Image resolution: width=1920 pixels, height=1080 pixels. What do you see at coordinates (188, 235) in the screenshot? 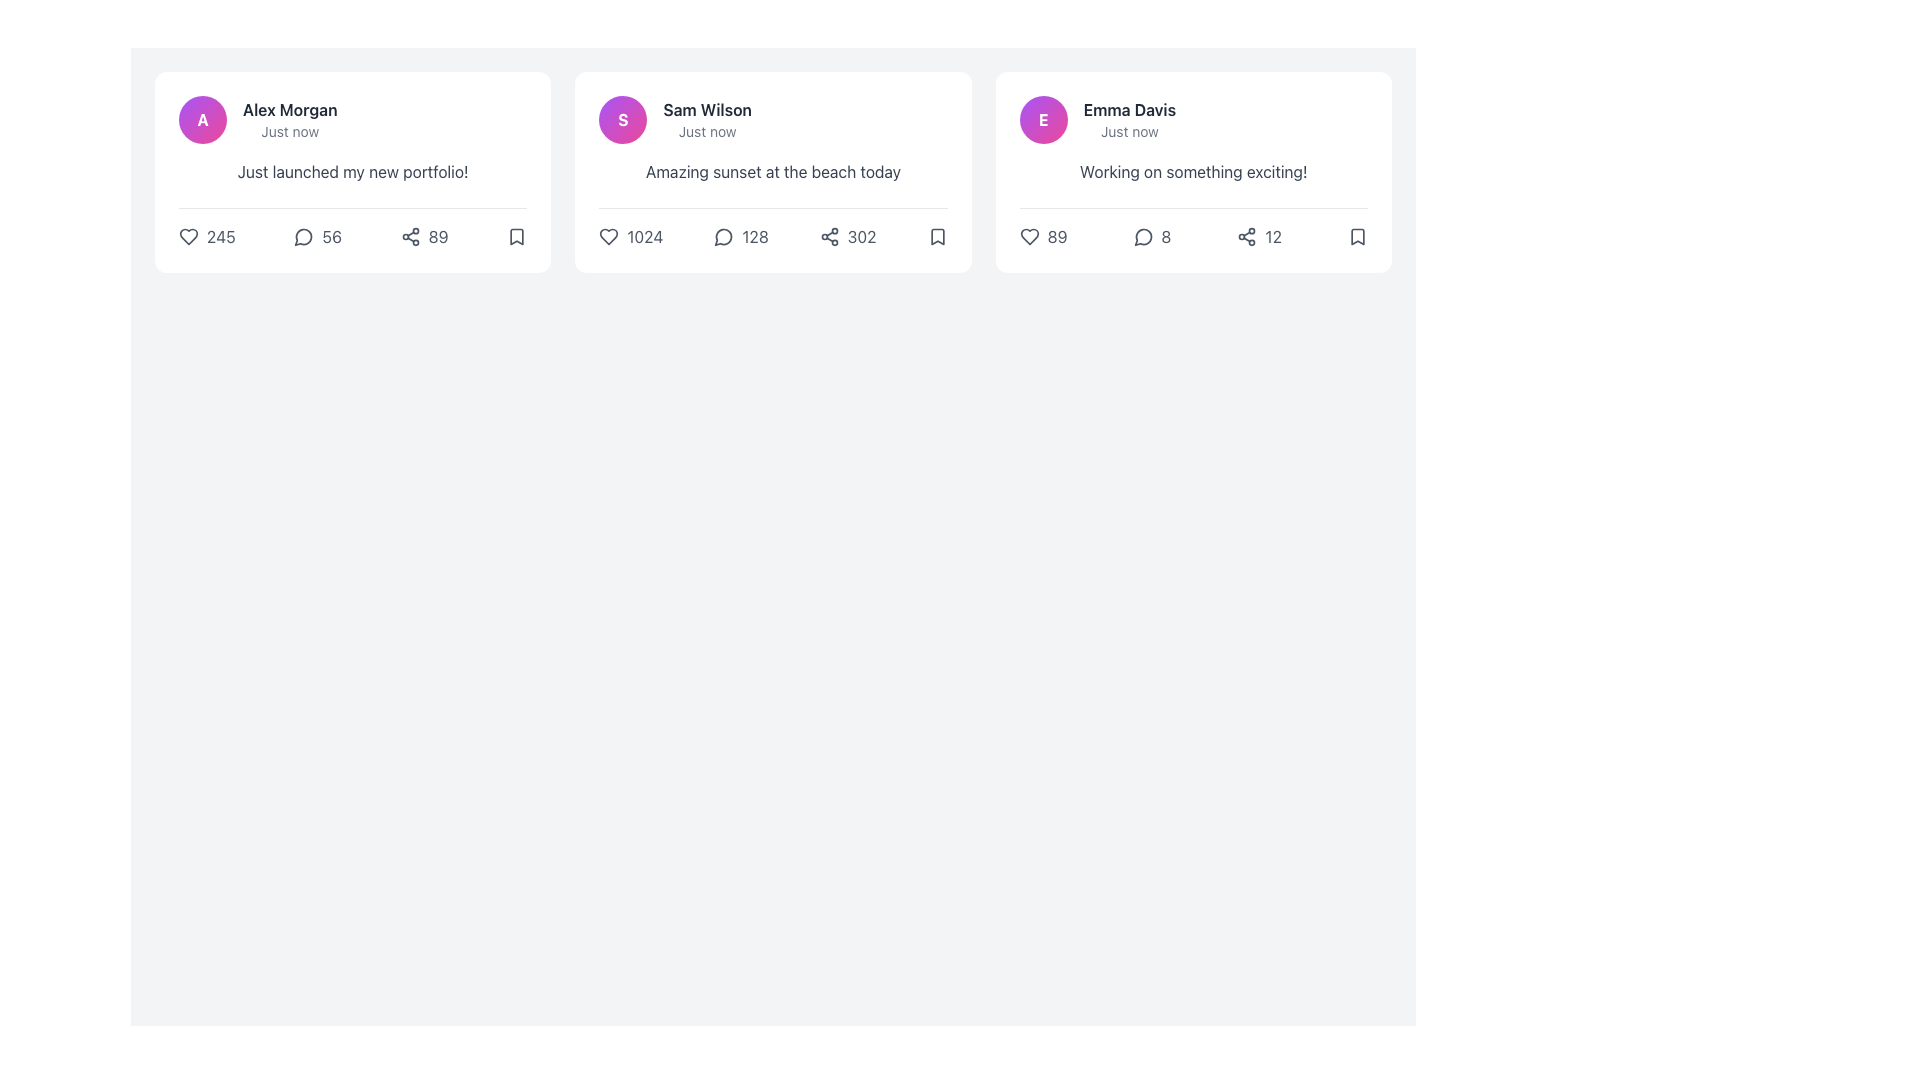
I see `the heart icon located in the bottom-left part of the content card to like the post` at bounding box center [188, 235].